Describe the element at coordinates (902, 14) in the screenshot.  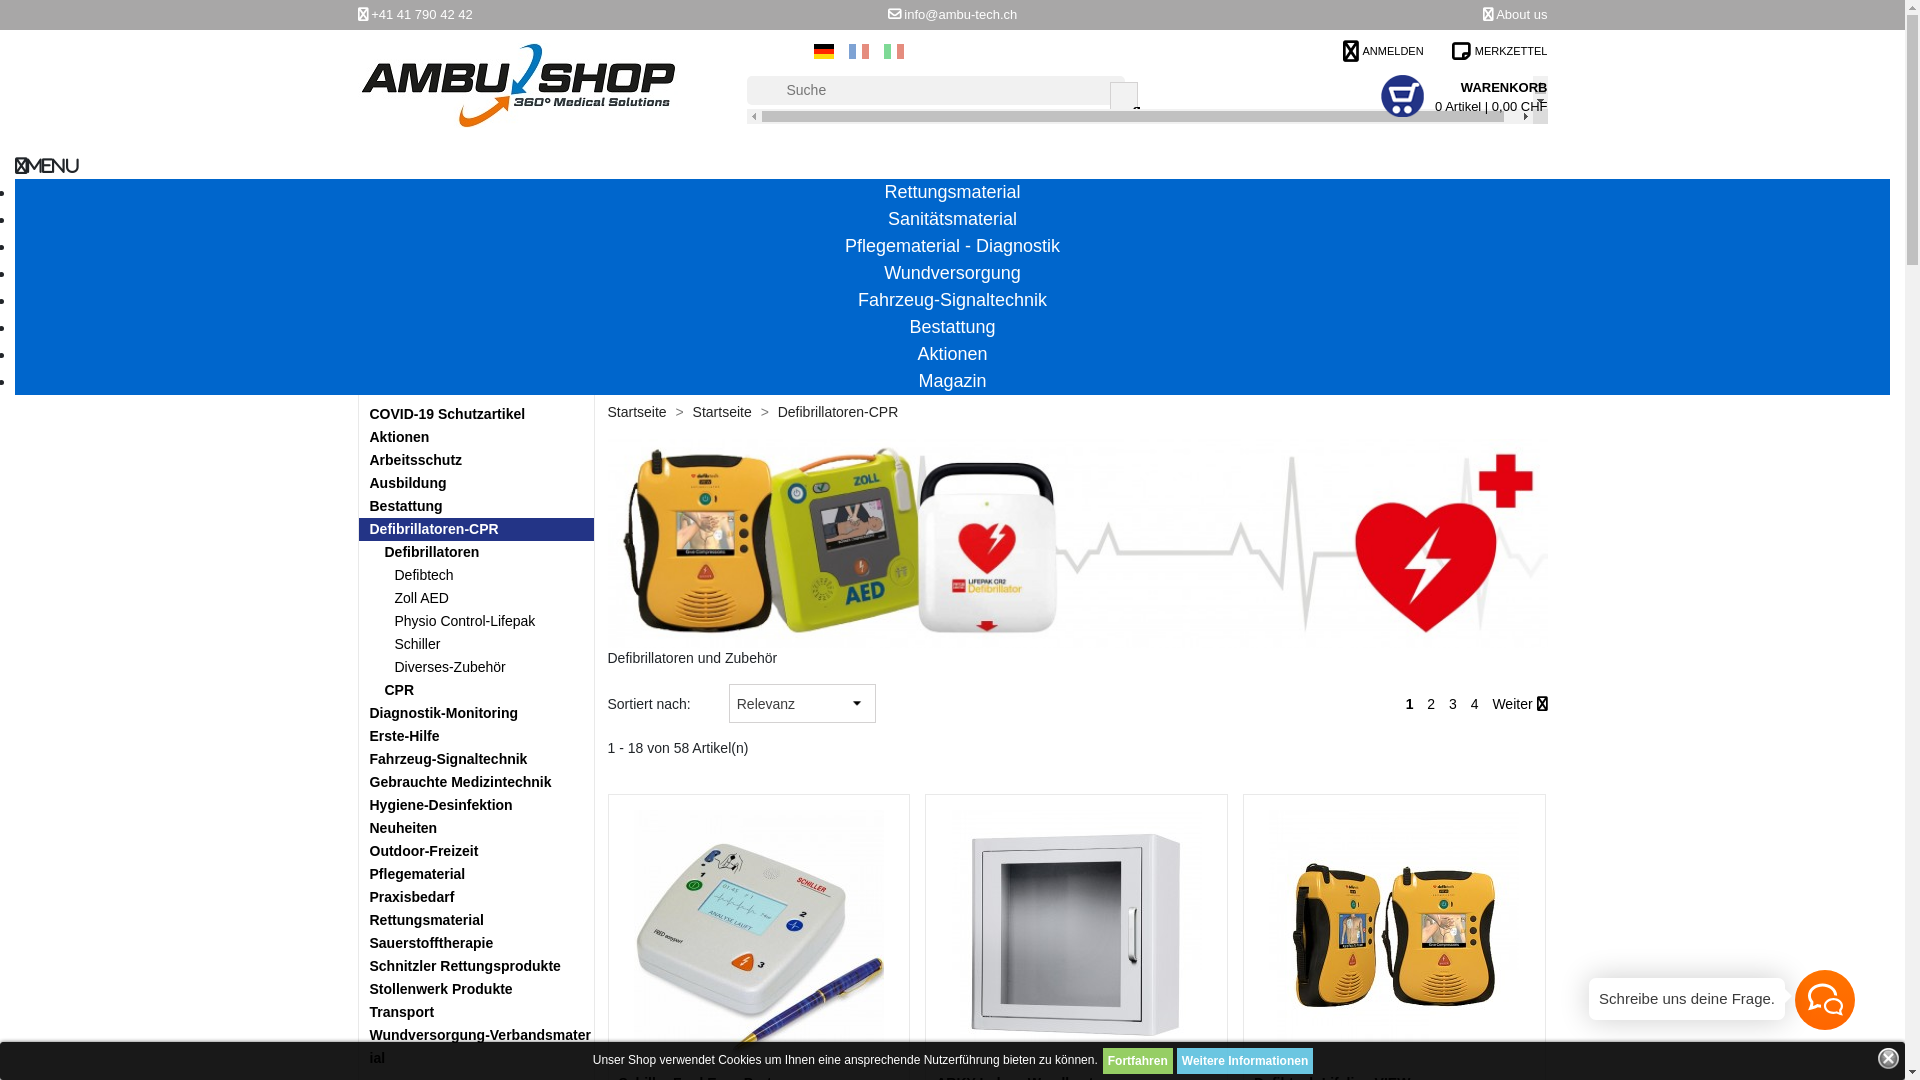
I see `'info@ambu-tech.ch'` at that location.